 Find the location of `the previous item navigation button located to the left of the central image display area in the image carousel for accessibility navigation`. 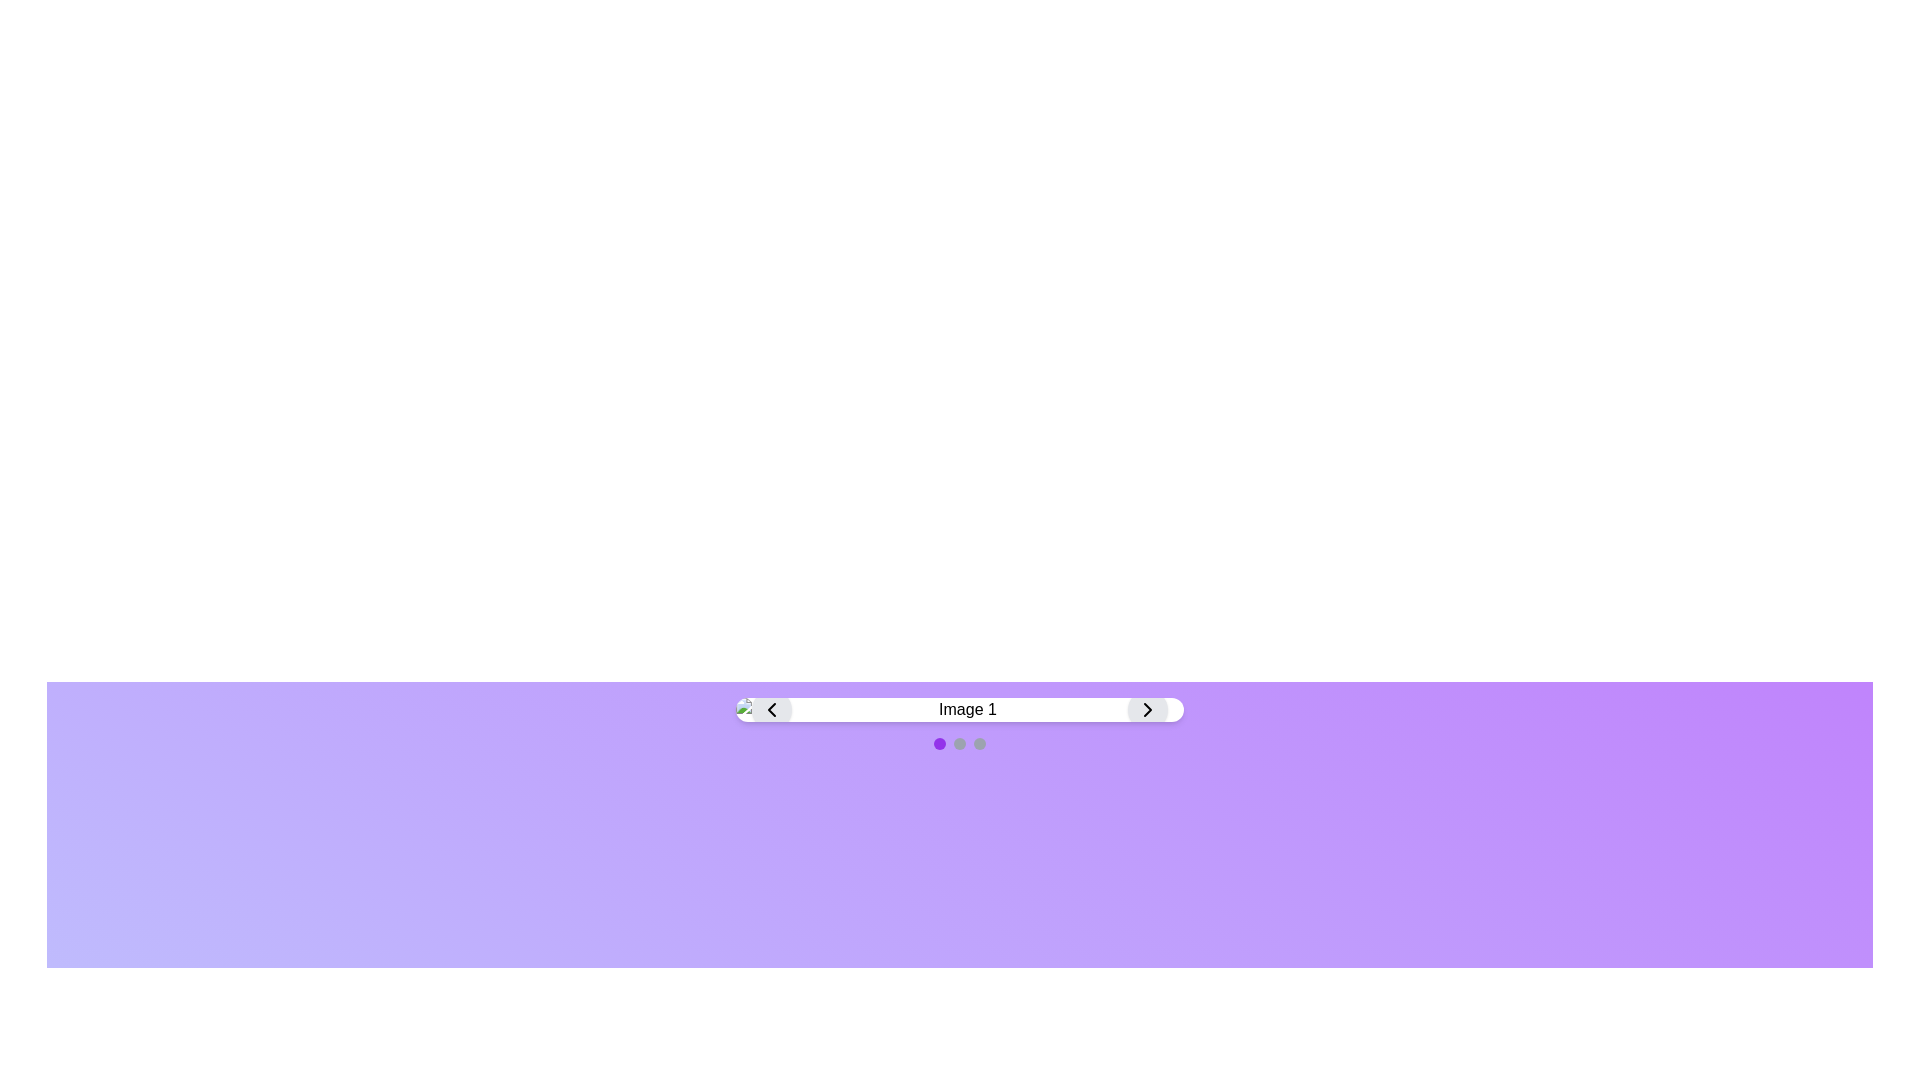

the previous item navigation button located to the left of the central image display area in the image carousel for accessibility navigation is located at coordinates (771, 708).